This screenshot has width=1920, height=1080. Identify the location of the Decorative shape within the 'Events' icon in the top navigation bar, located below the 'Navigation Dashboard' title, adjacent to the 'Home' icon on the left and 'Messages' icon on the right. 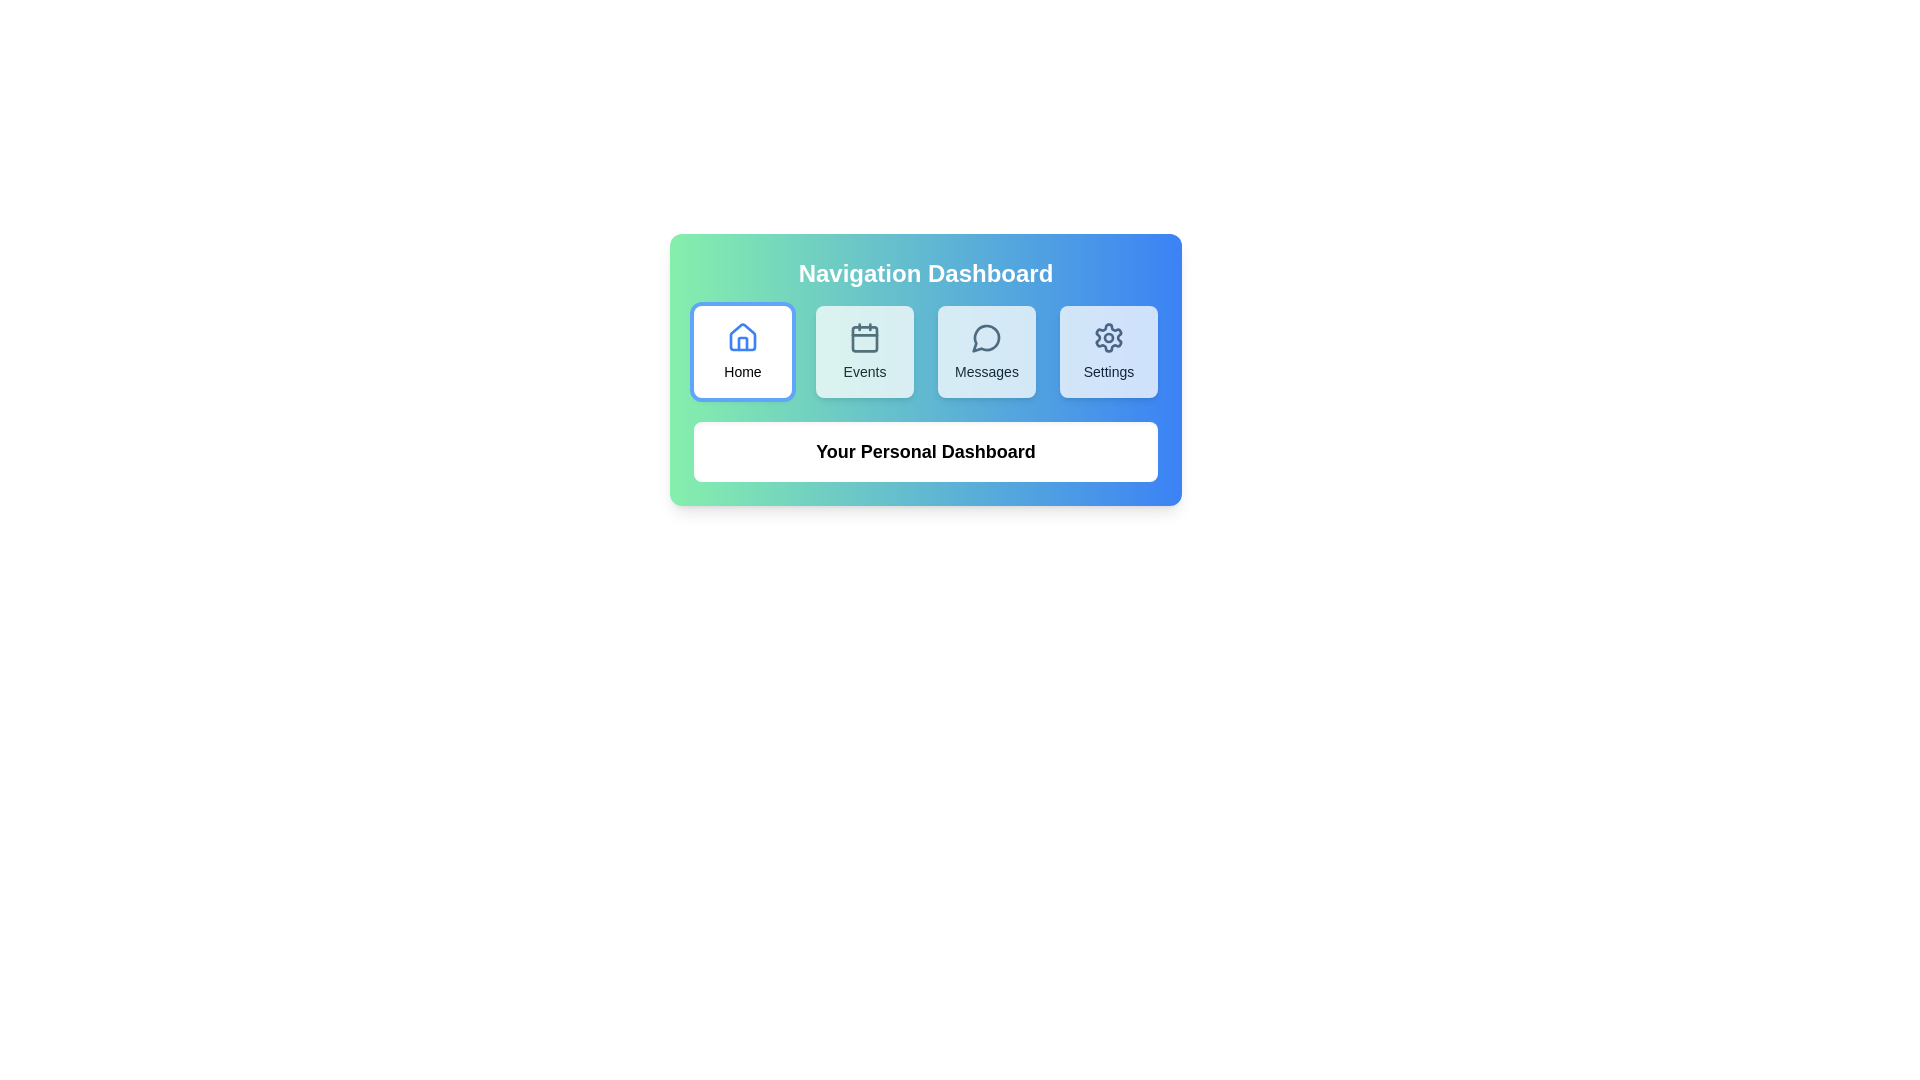
(864, 338).